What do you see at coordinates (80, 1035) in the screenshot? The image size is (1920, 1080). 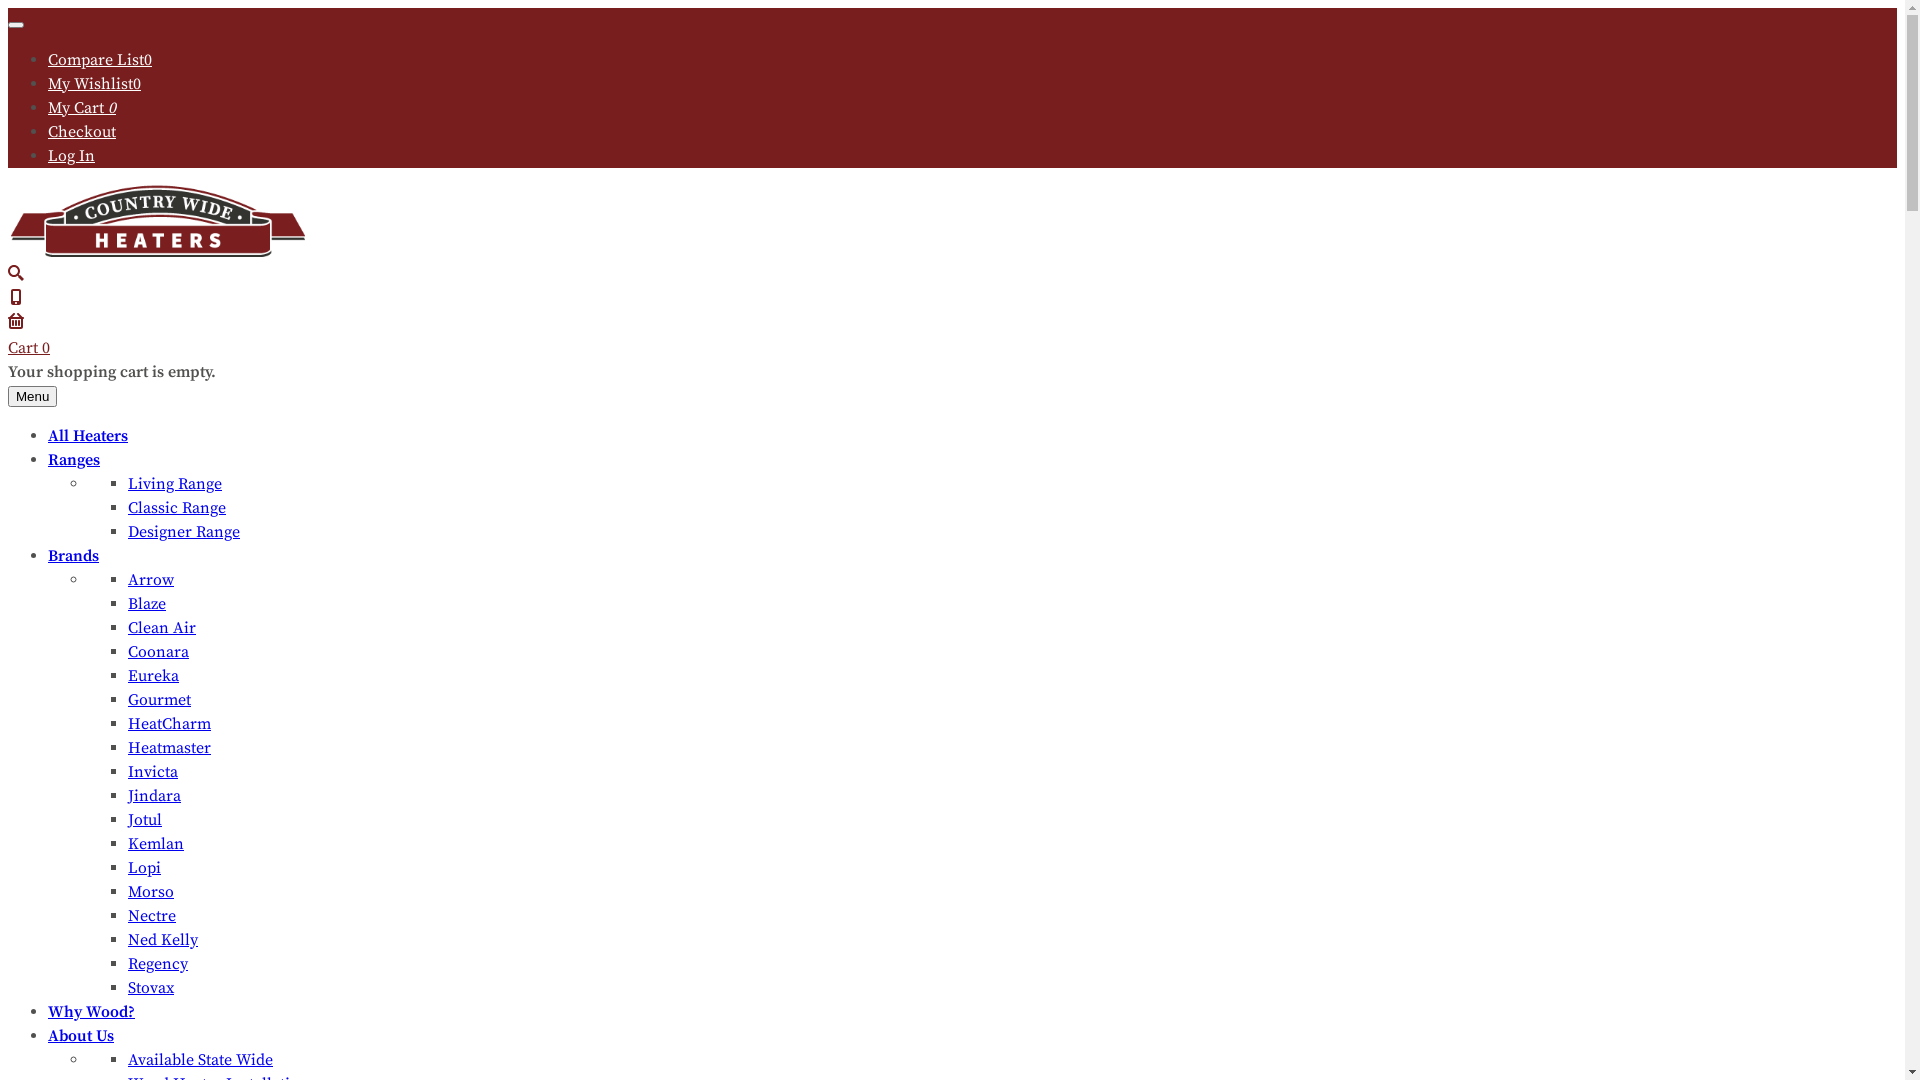 I see `'About Us'` at bounding box center [80, 1035].